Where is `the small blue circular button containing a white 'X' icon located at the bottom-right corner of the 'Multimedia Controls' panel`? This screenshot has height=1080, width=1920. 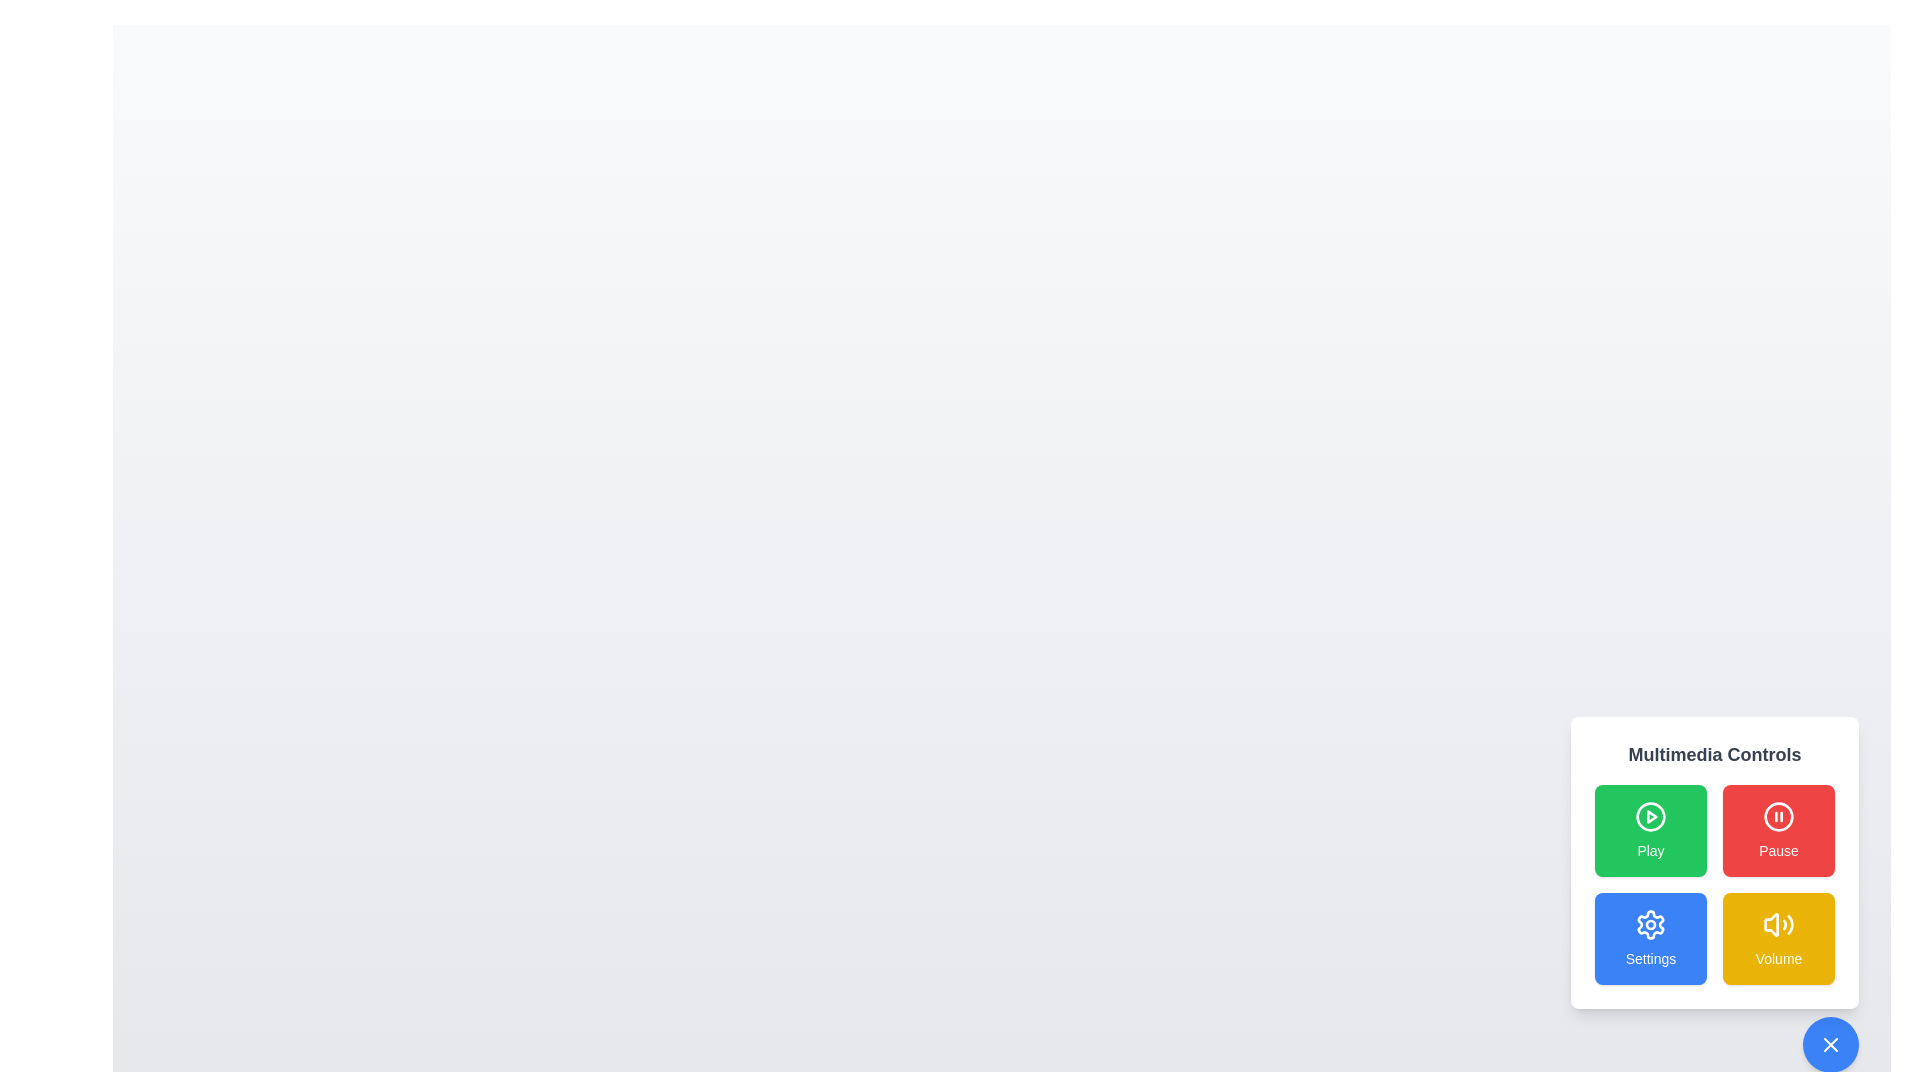
the small blue circular button containing a white 'X' icon located at the bottom-right corner of the 'Multimedia Controls' panel is located at coordinates (1830, 1044).